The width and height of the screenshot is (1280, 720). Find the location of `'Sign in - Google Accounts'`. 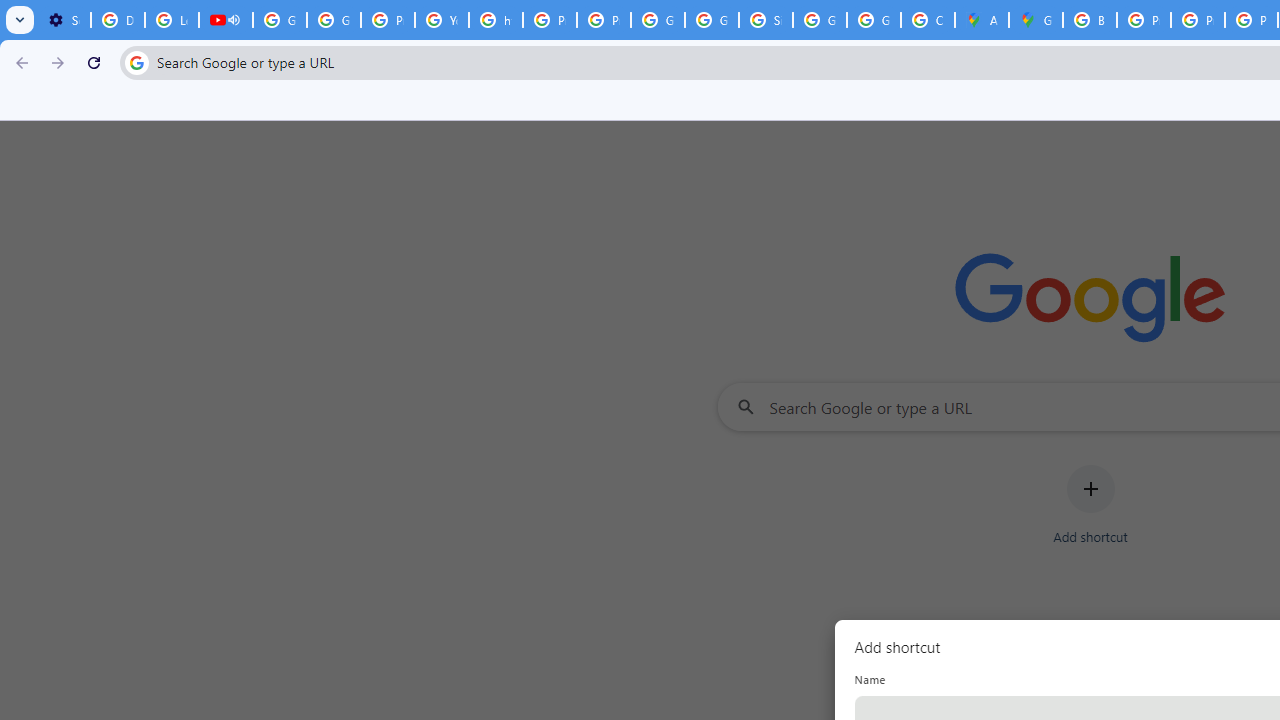

'Sign in - Google Accounts' is located at coordinates (765, 20).